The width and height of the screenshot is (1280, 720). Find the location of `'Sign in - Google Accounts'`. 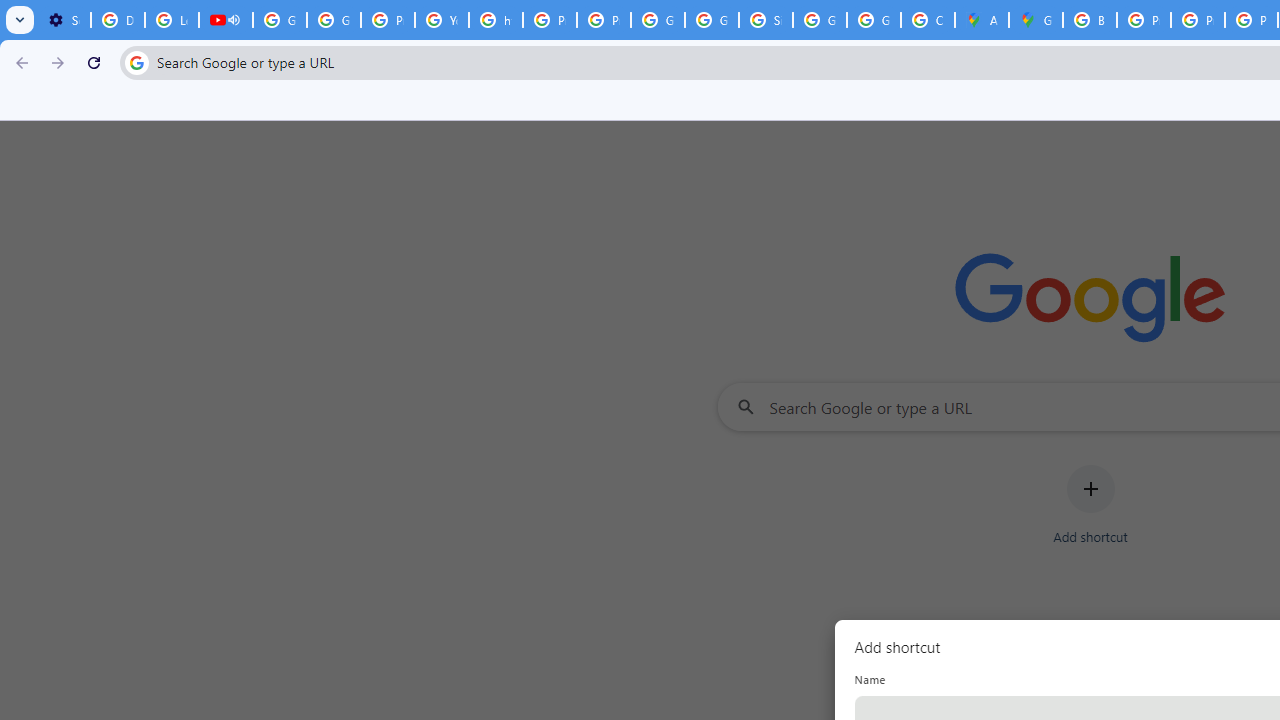

'Sign in - Google Accounts' is located at coordinates (765, 20).